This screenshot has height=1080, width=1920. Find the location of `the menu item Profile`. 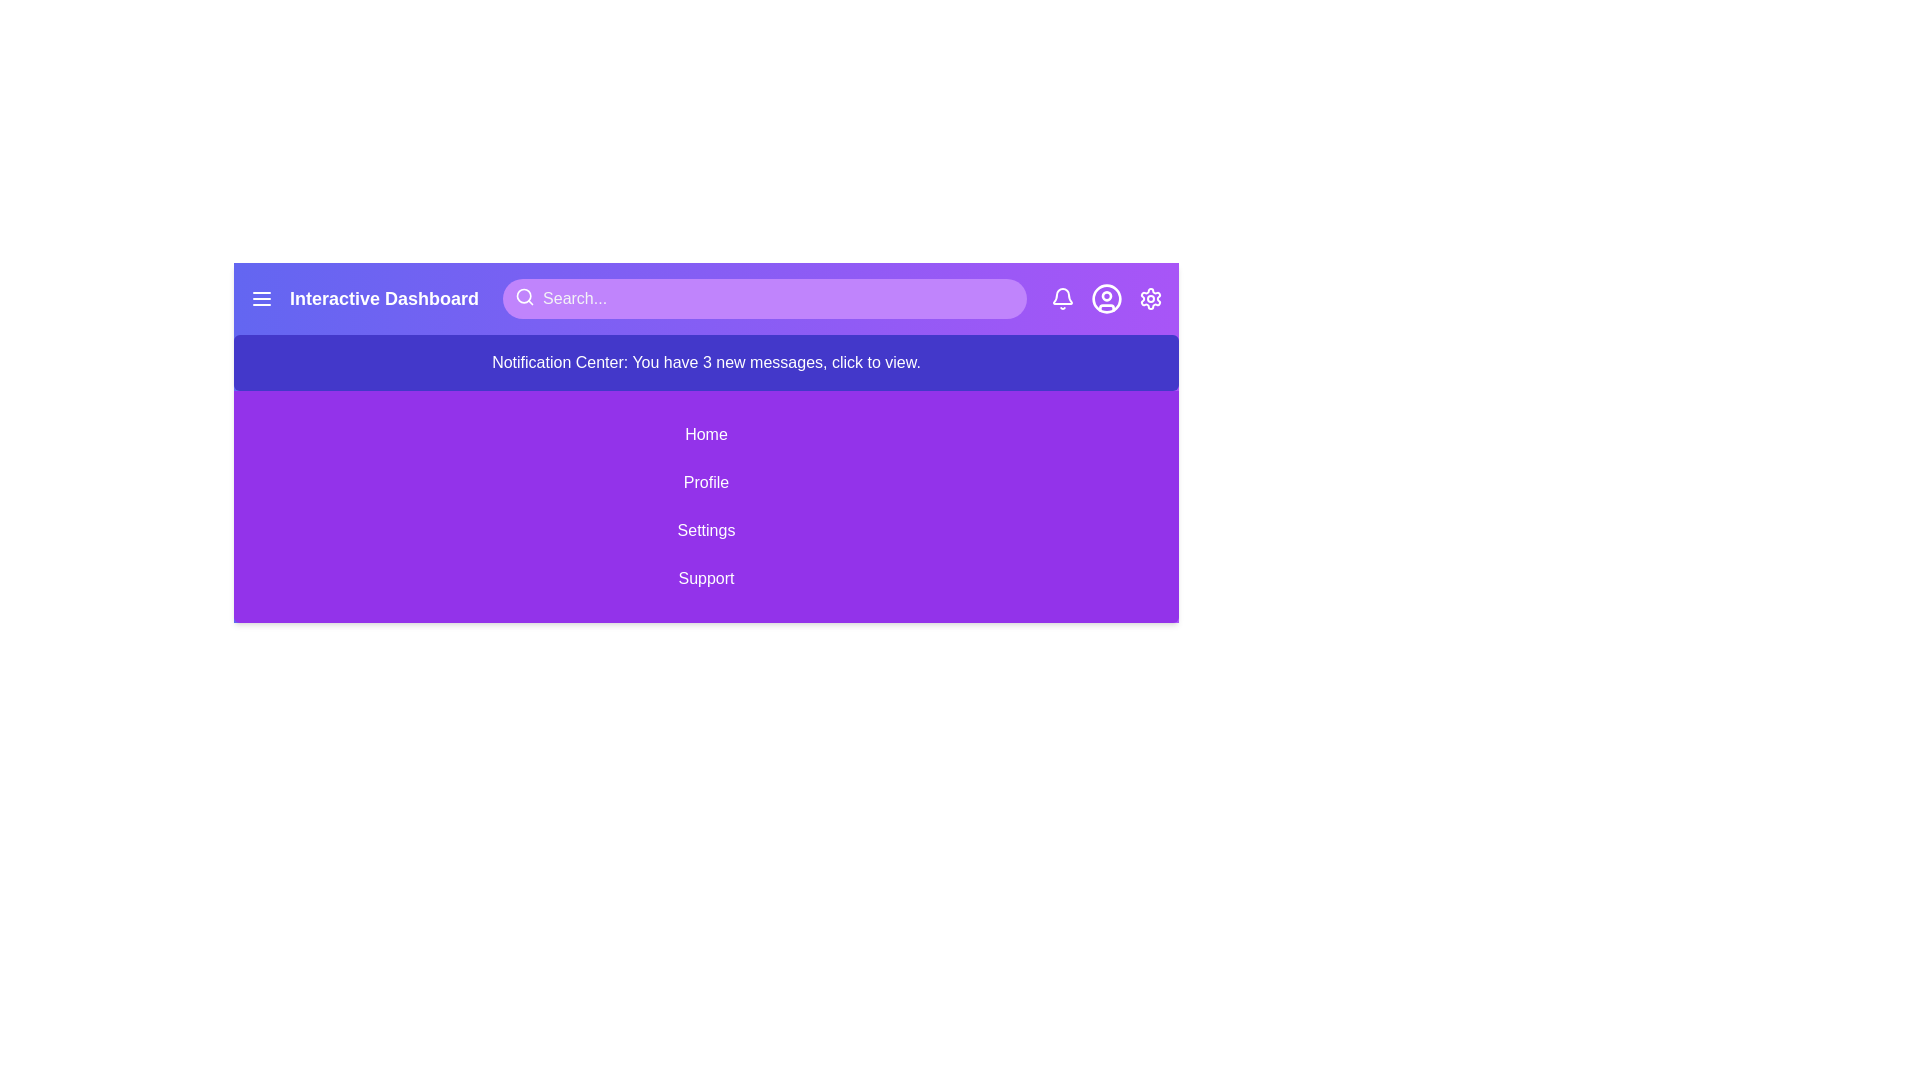

the menu item Profile is located at coordinates (706, 482).